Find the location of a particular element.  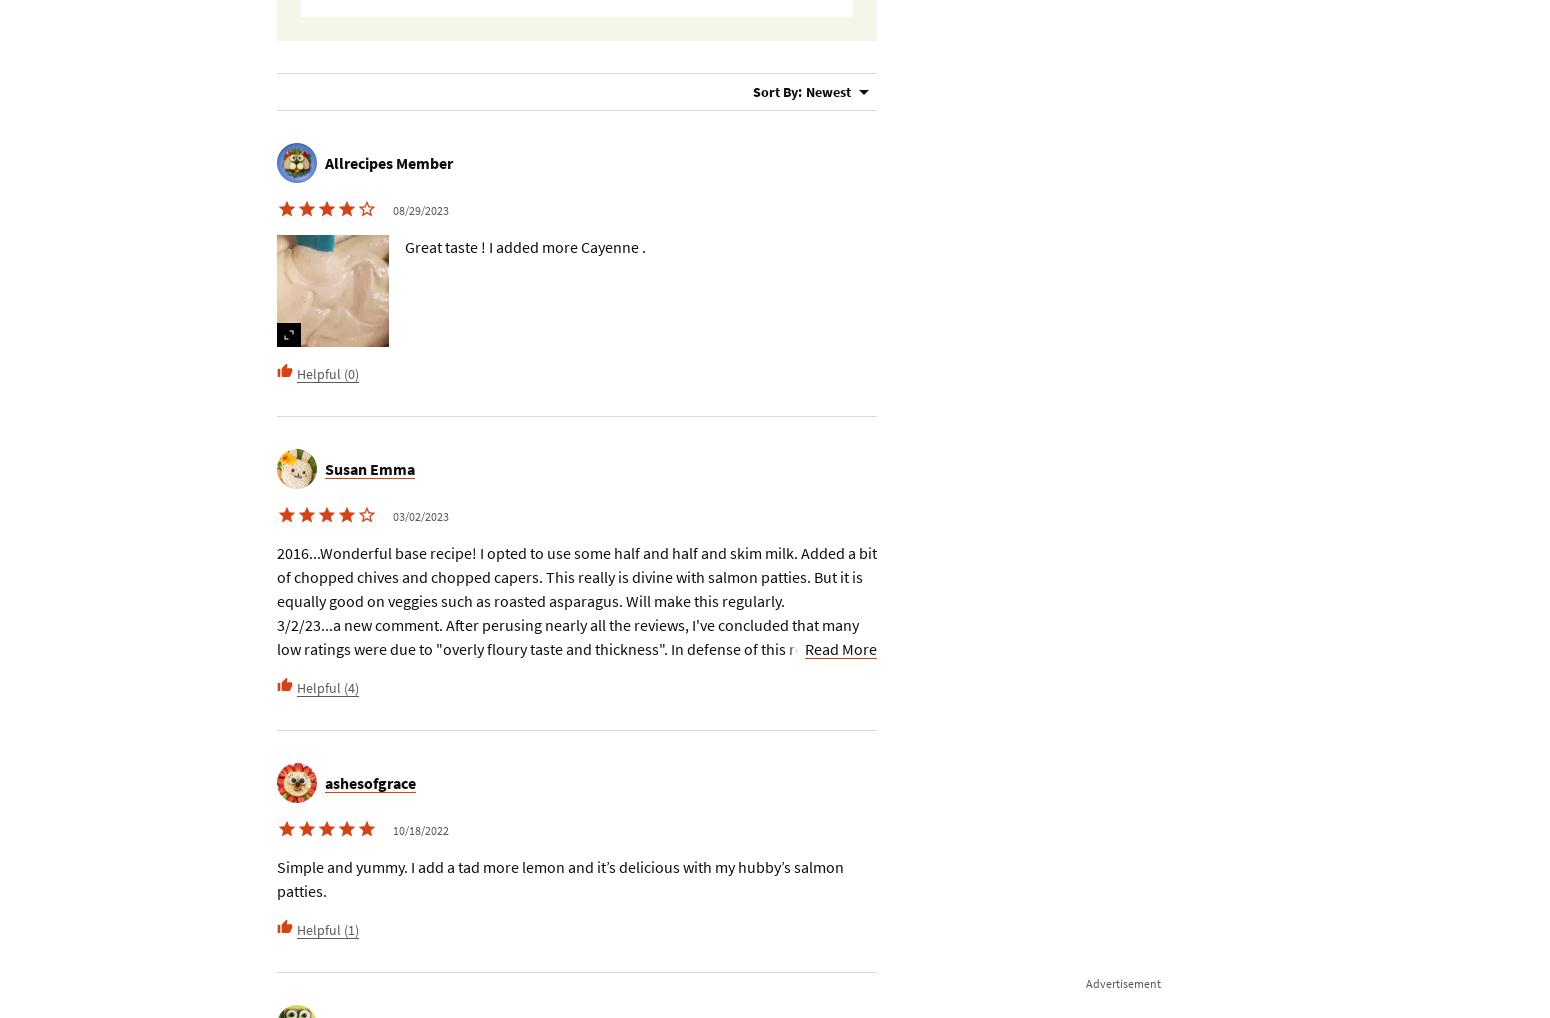

'ashesofgrace' is located at coordinates (324, 783).